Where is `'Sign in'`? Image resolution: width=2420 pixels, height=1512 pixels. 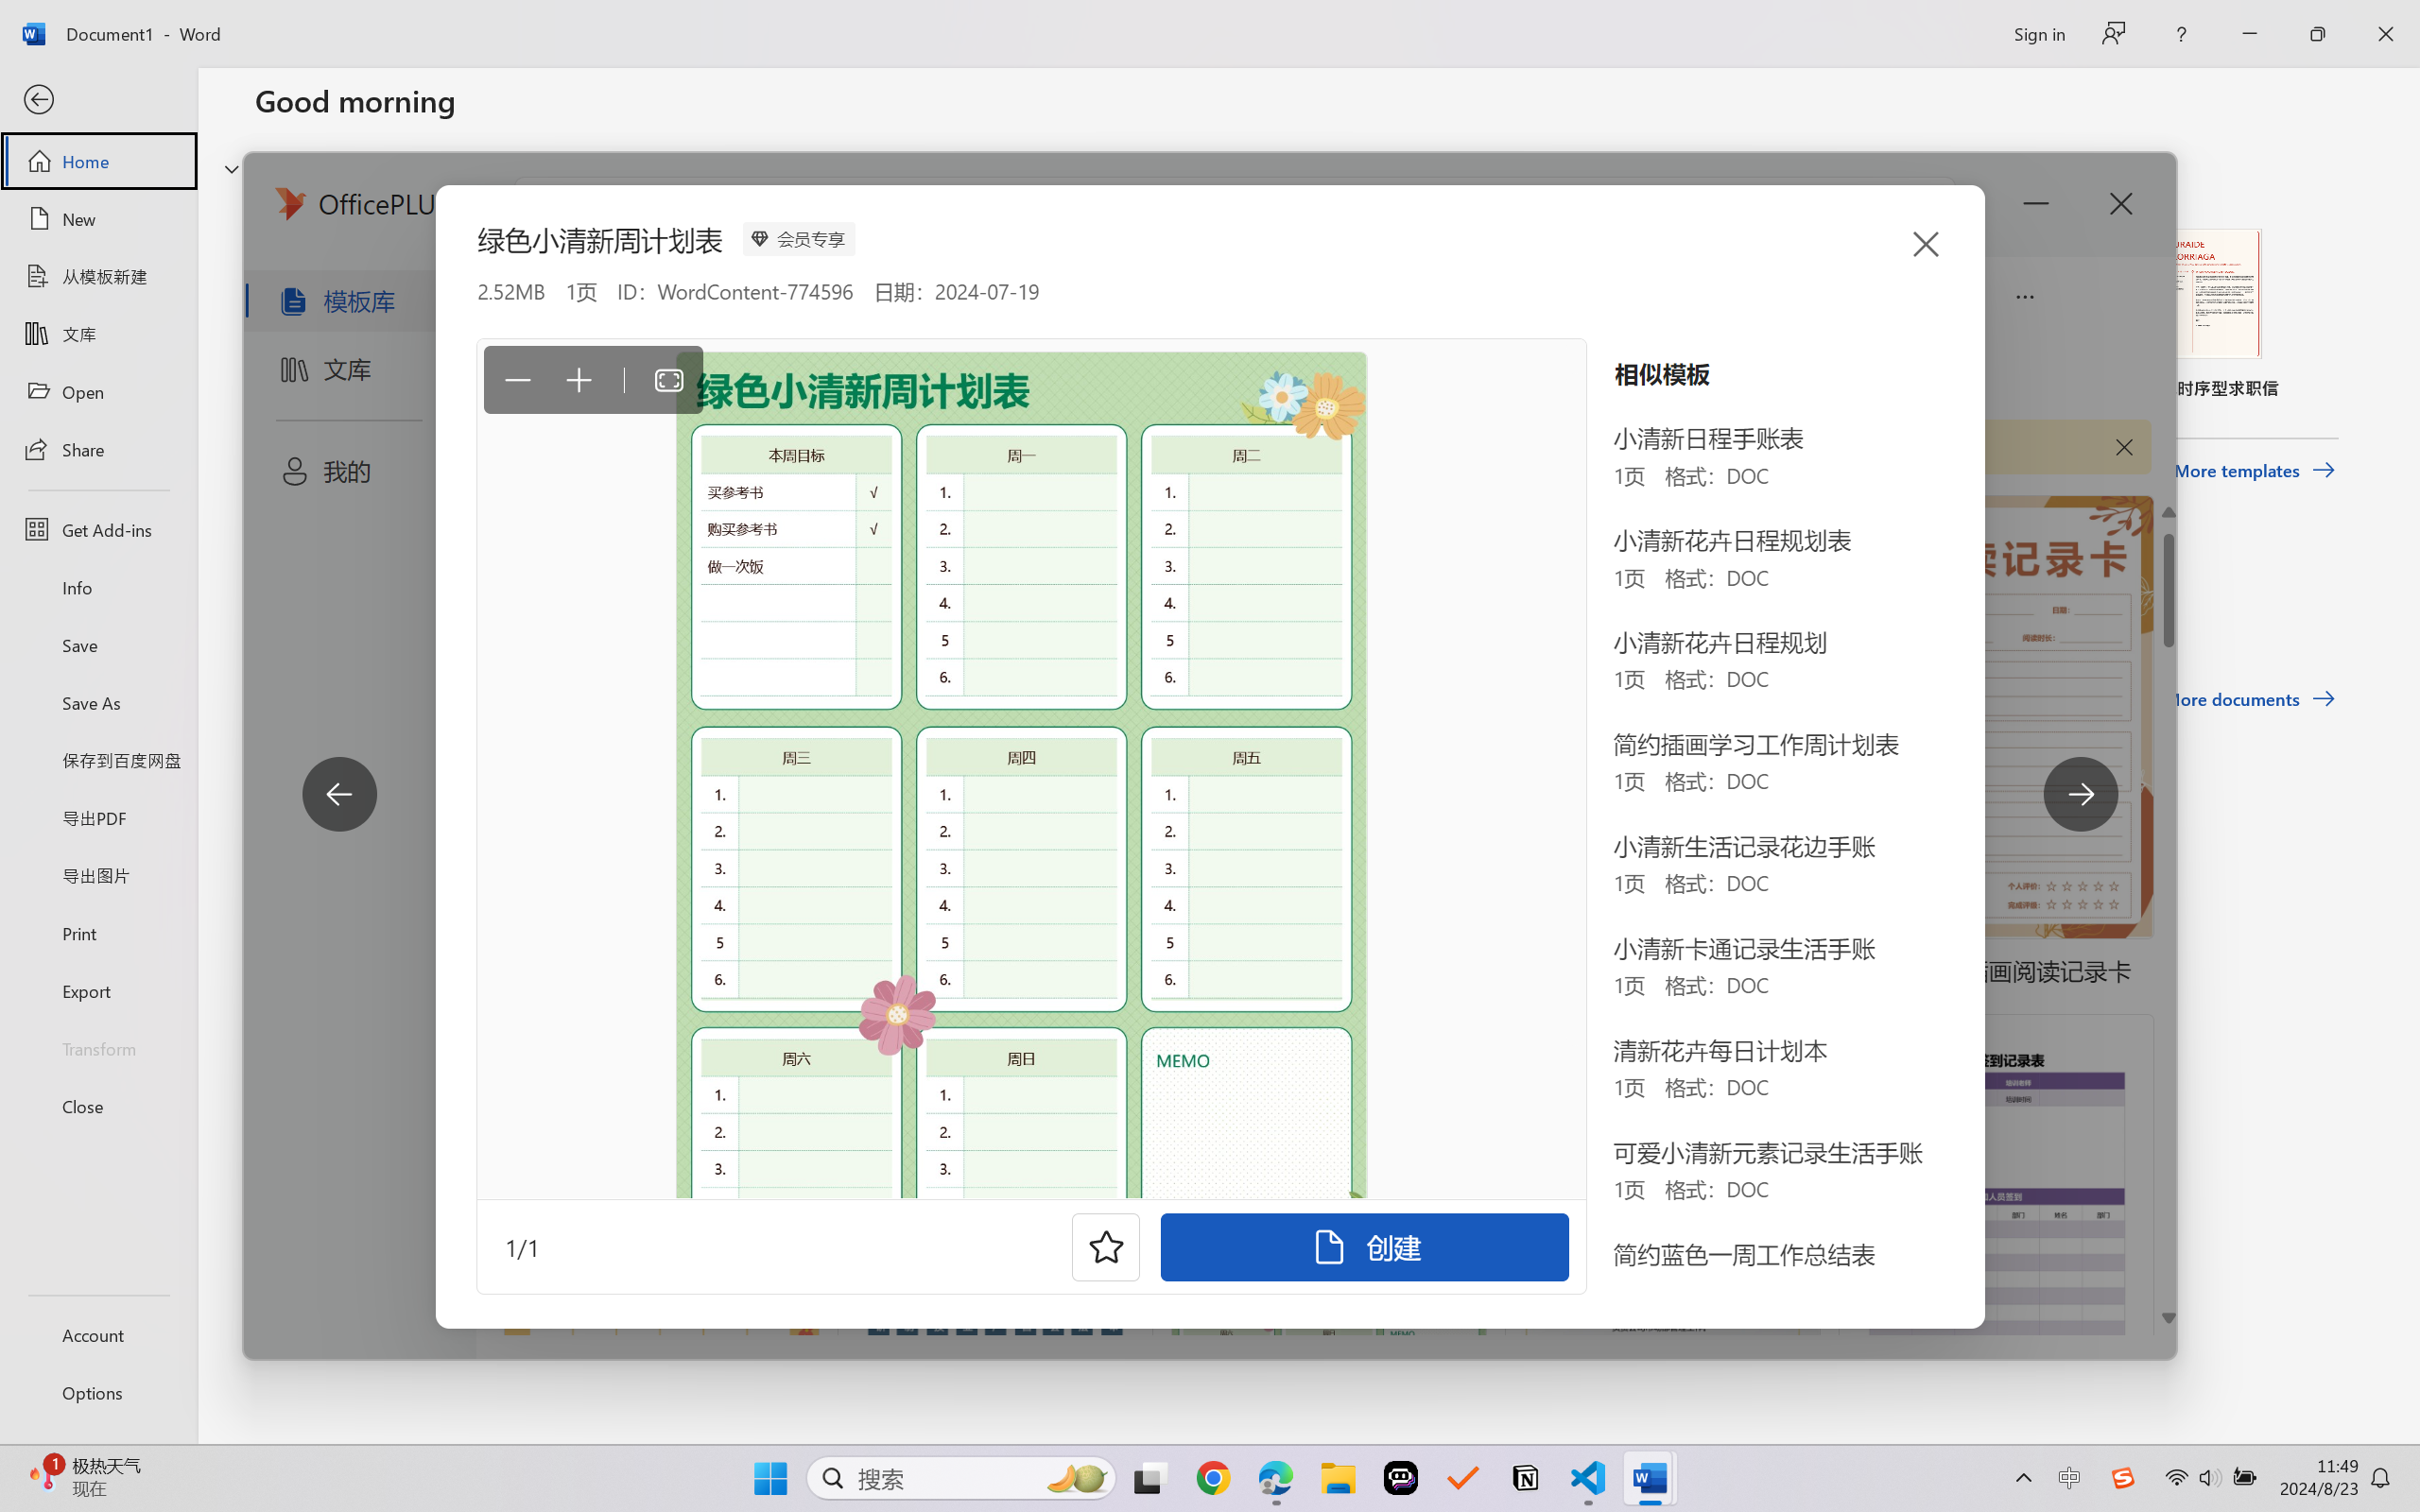 'Sign in' is located at coordinates (2037, 33).